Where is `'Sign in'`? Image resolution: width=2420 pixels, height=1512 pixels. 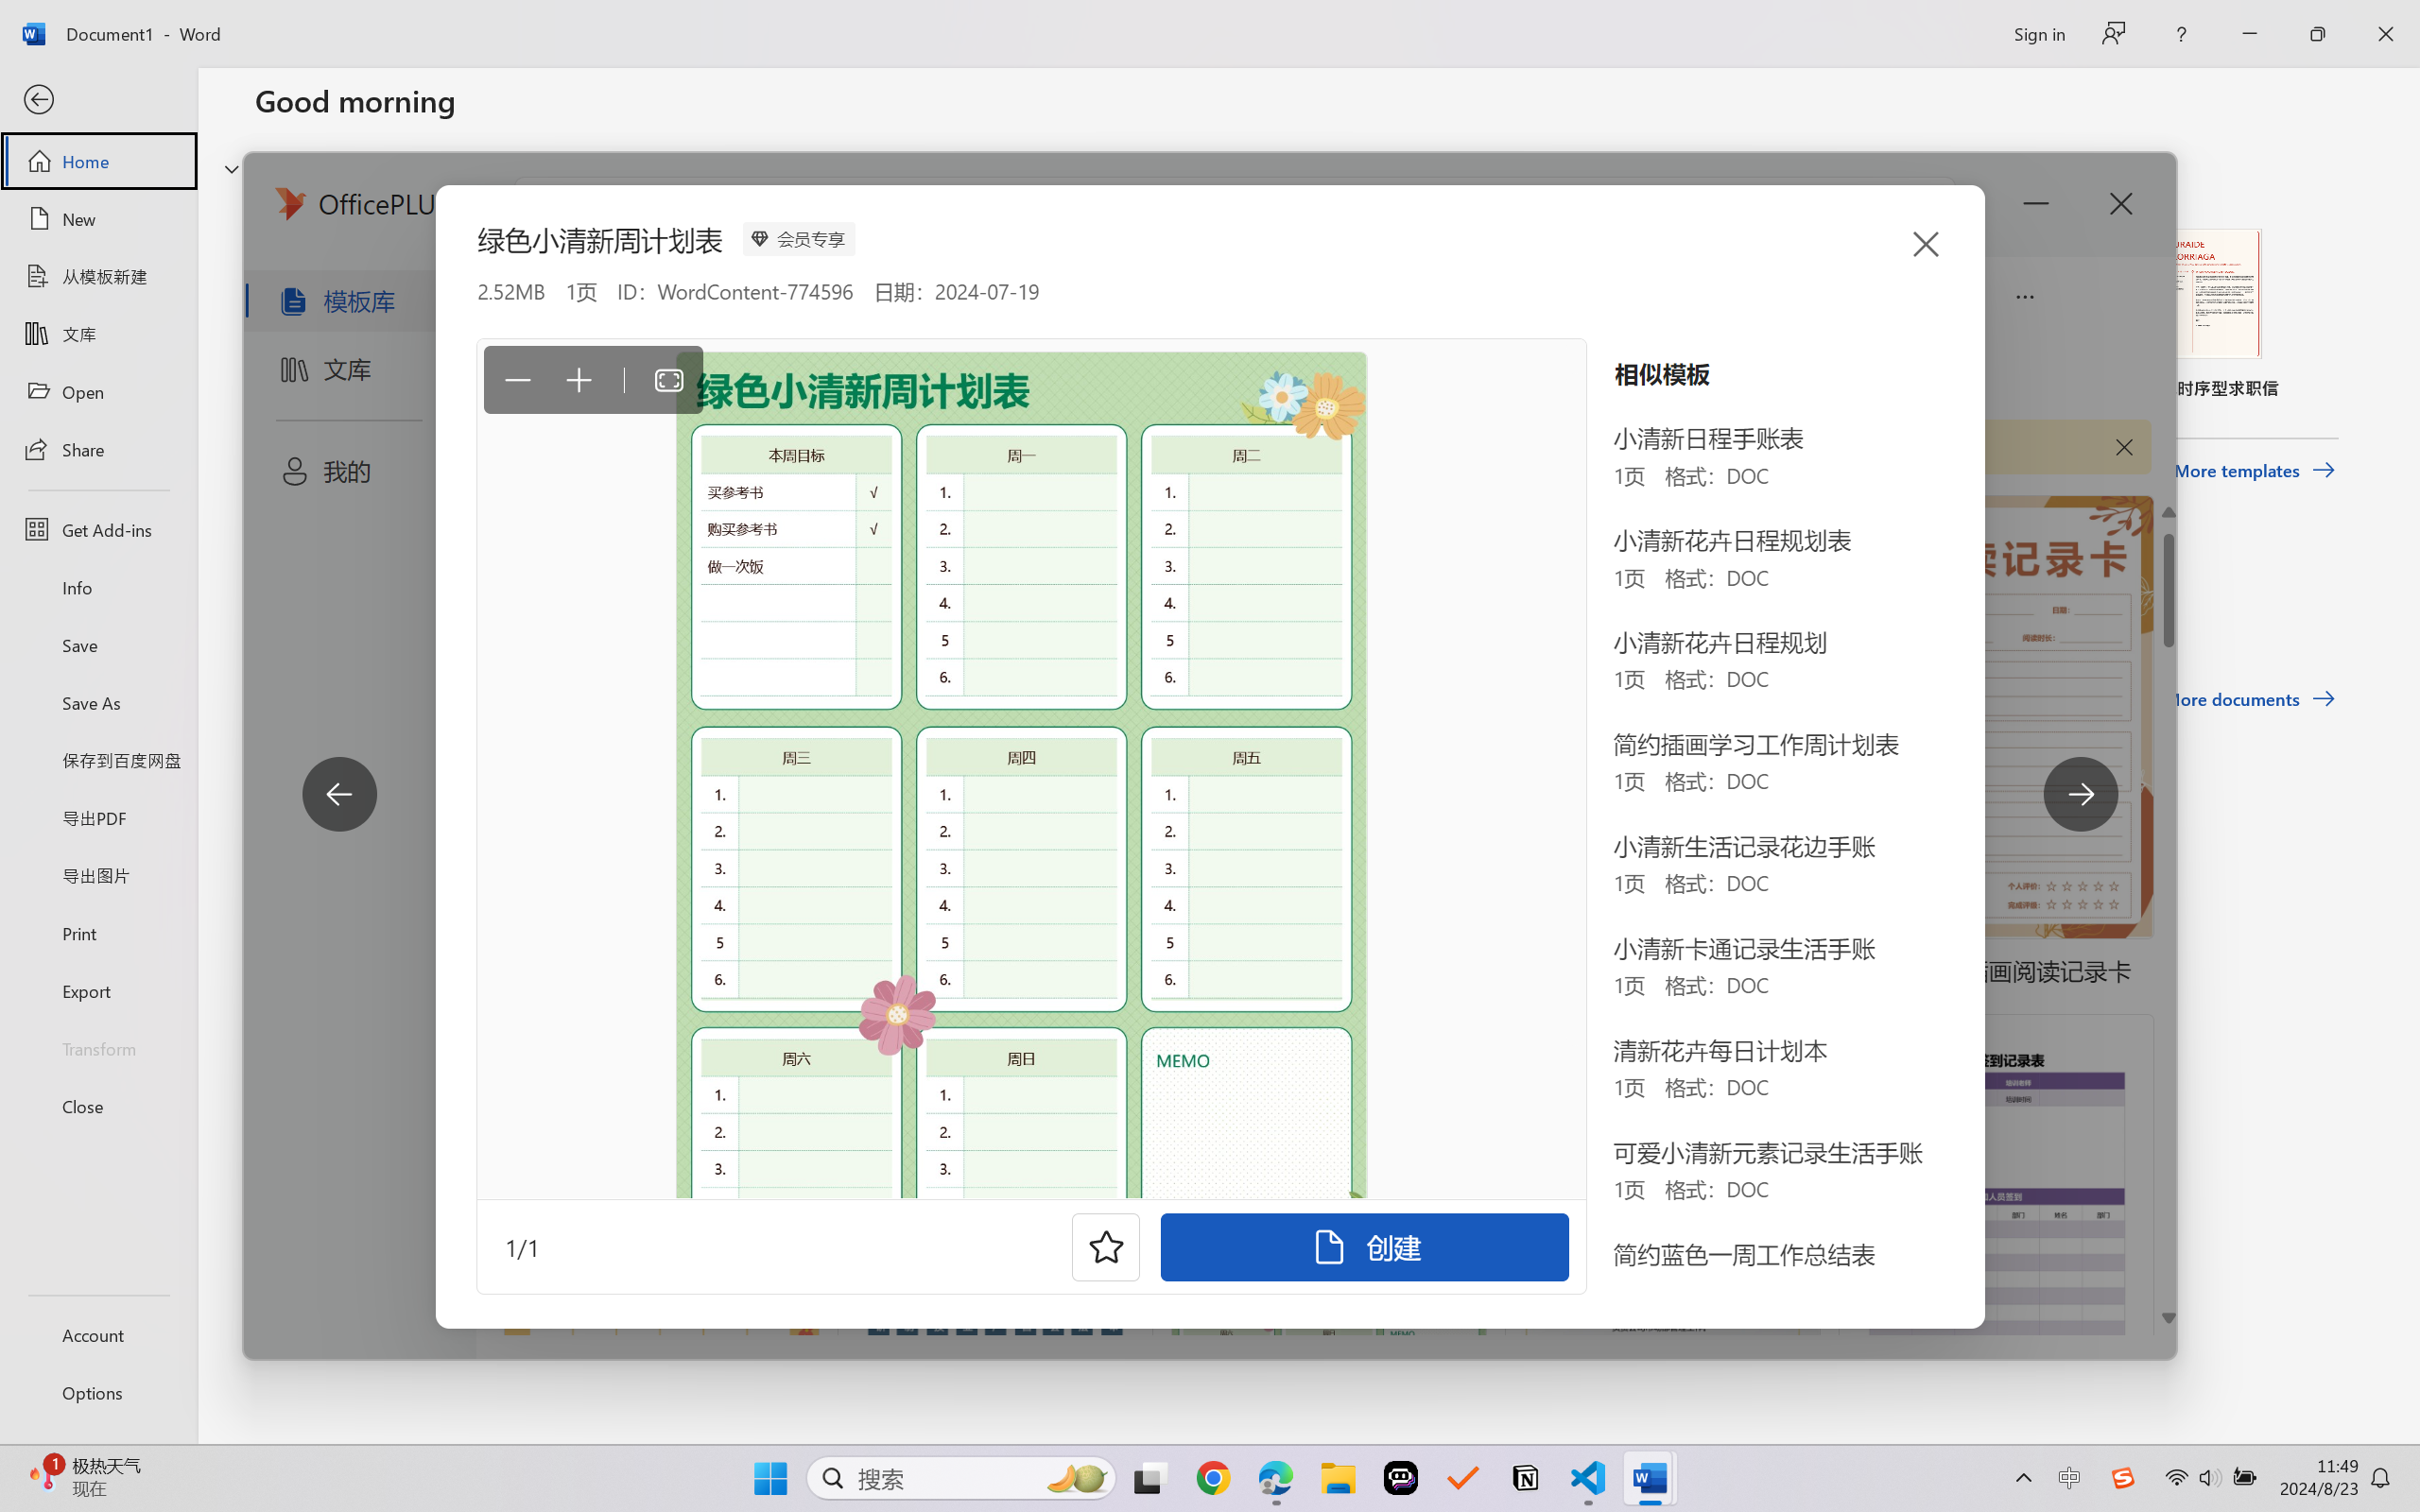 'Sign in' is located at coordinates (2037, 33).